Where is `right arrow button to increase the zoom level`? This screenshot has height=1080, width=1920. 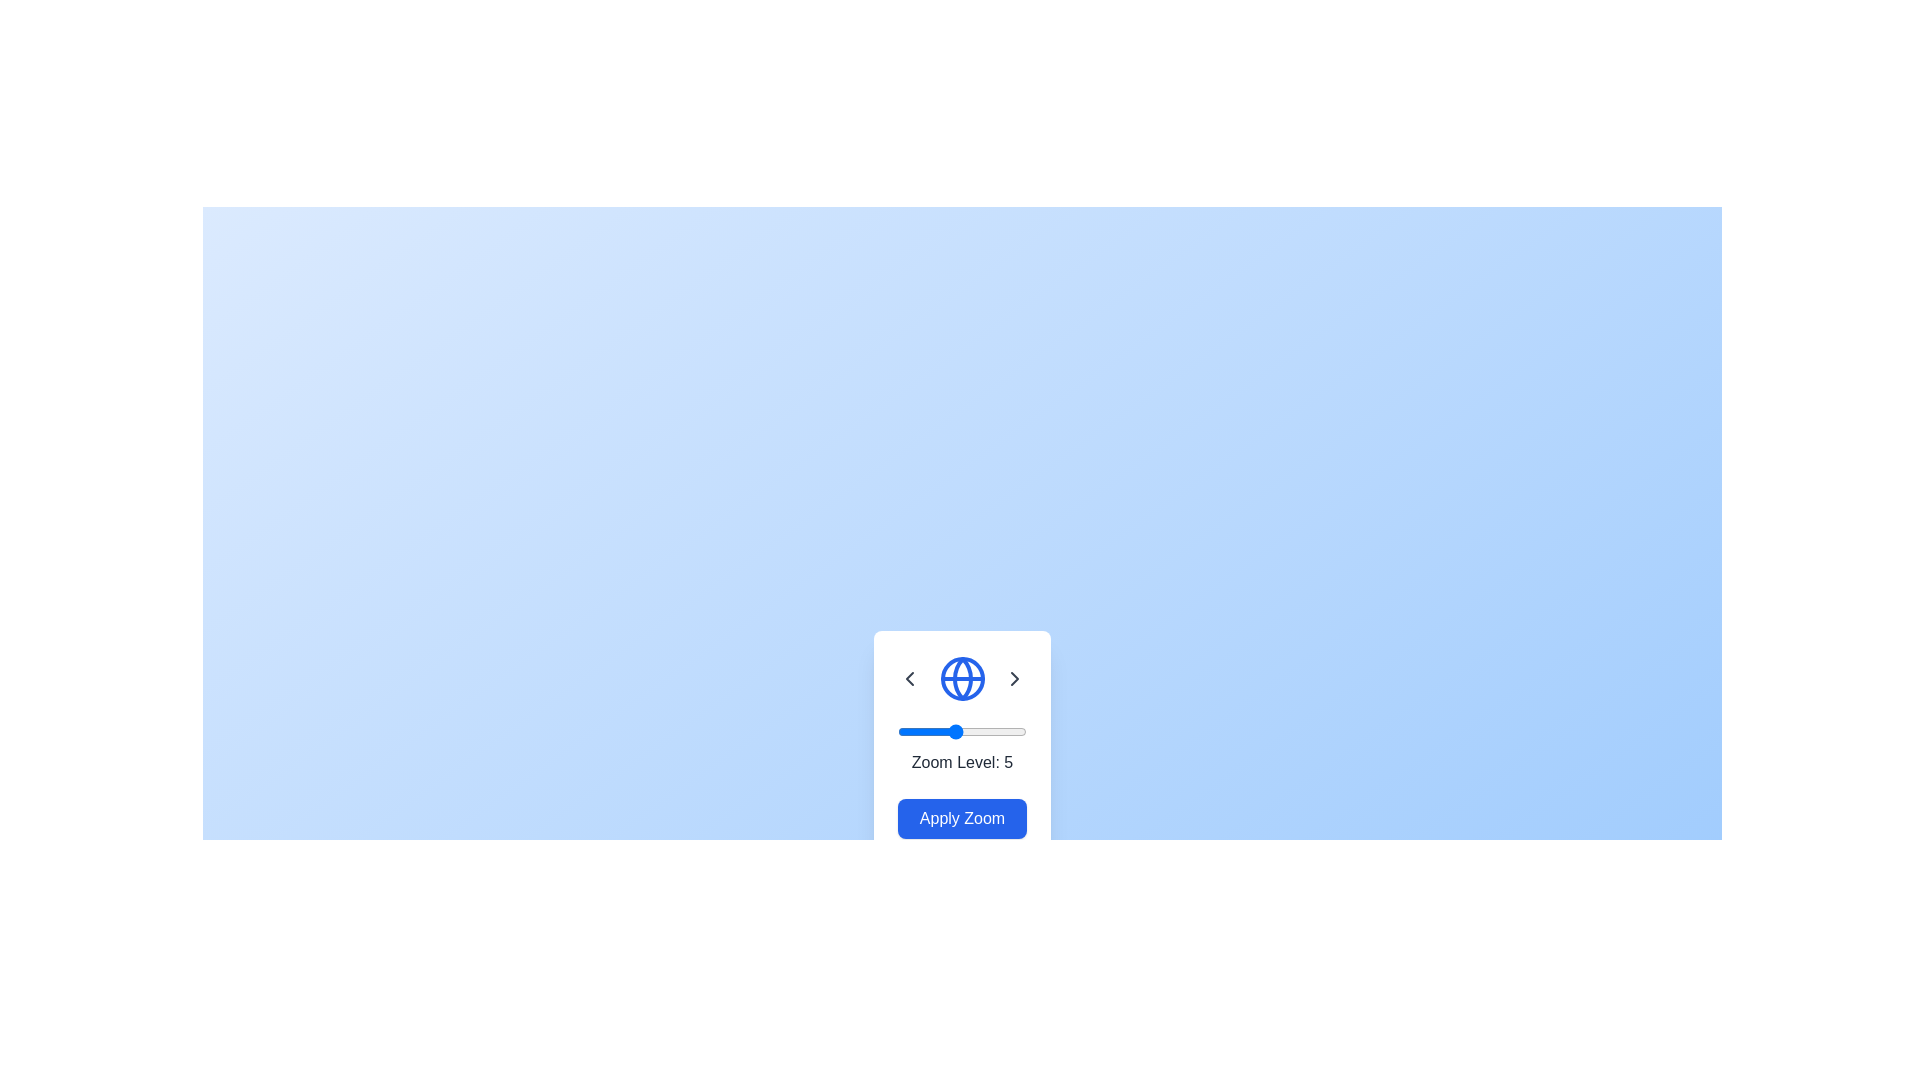 right arrow button to increase the zoom level is located at coordinates (1014, 677).